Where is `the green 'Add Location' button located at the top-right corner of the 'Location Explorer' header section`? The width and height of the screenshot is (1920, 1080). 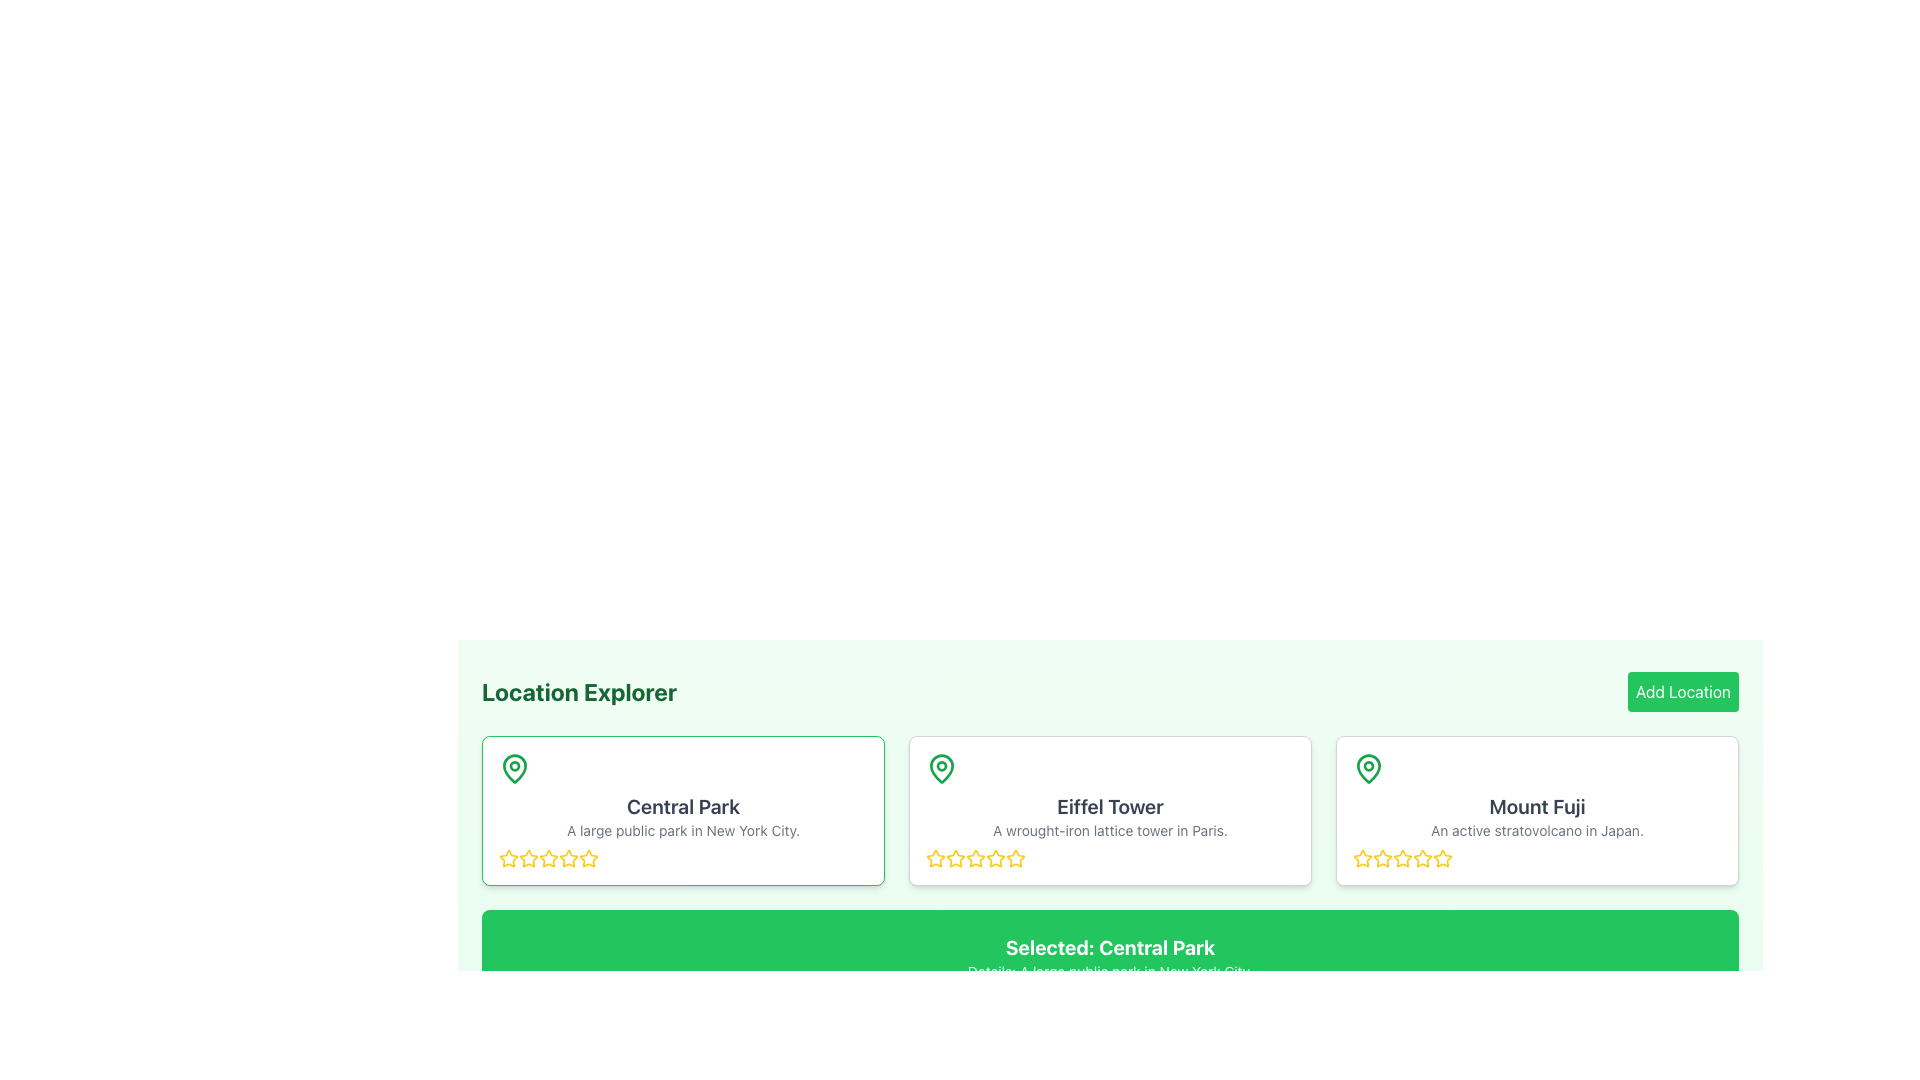 the green 'Add Location' button located at the top-right corner of the 'Location Explorer' header section is located at coordinates (1682, 690).